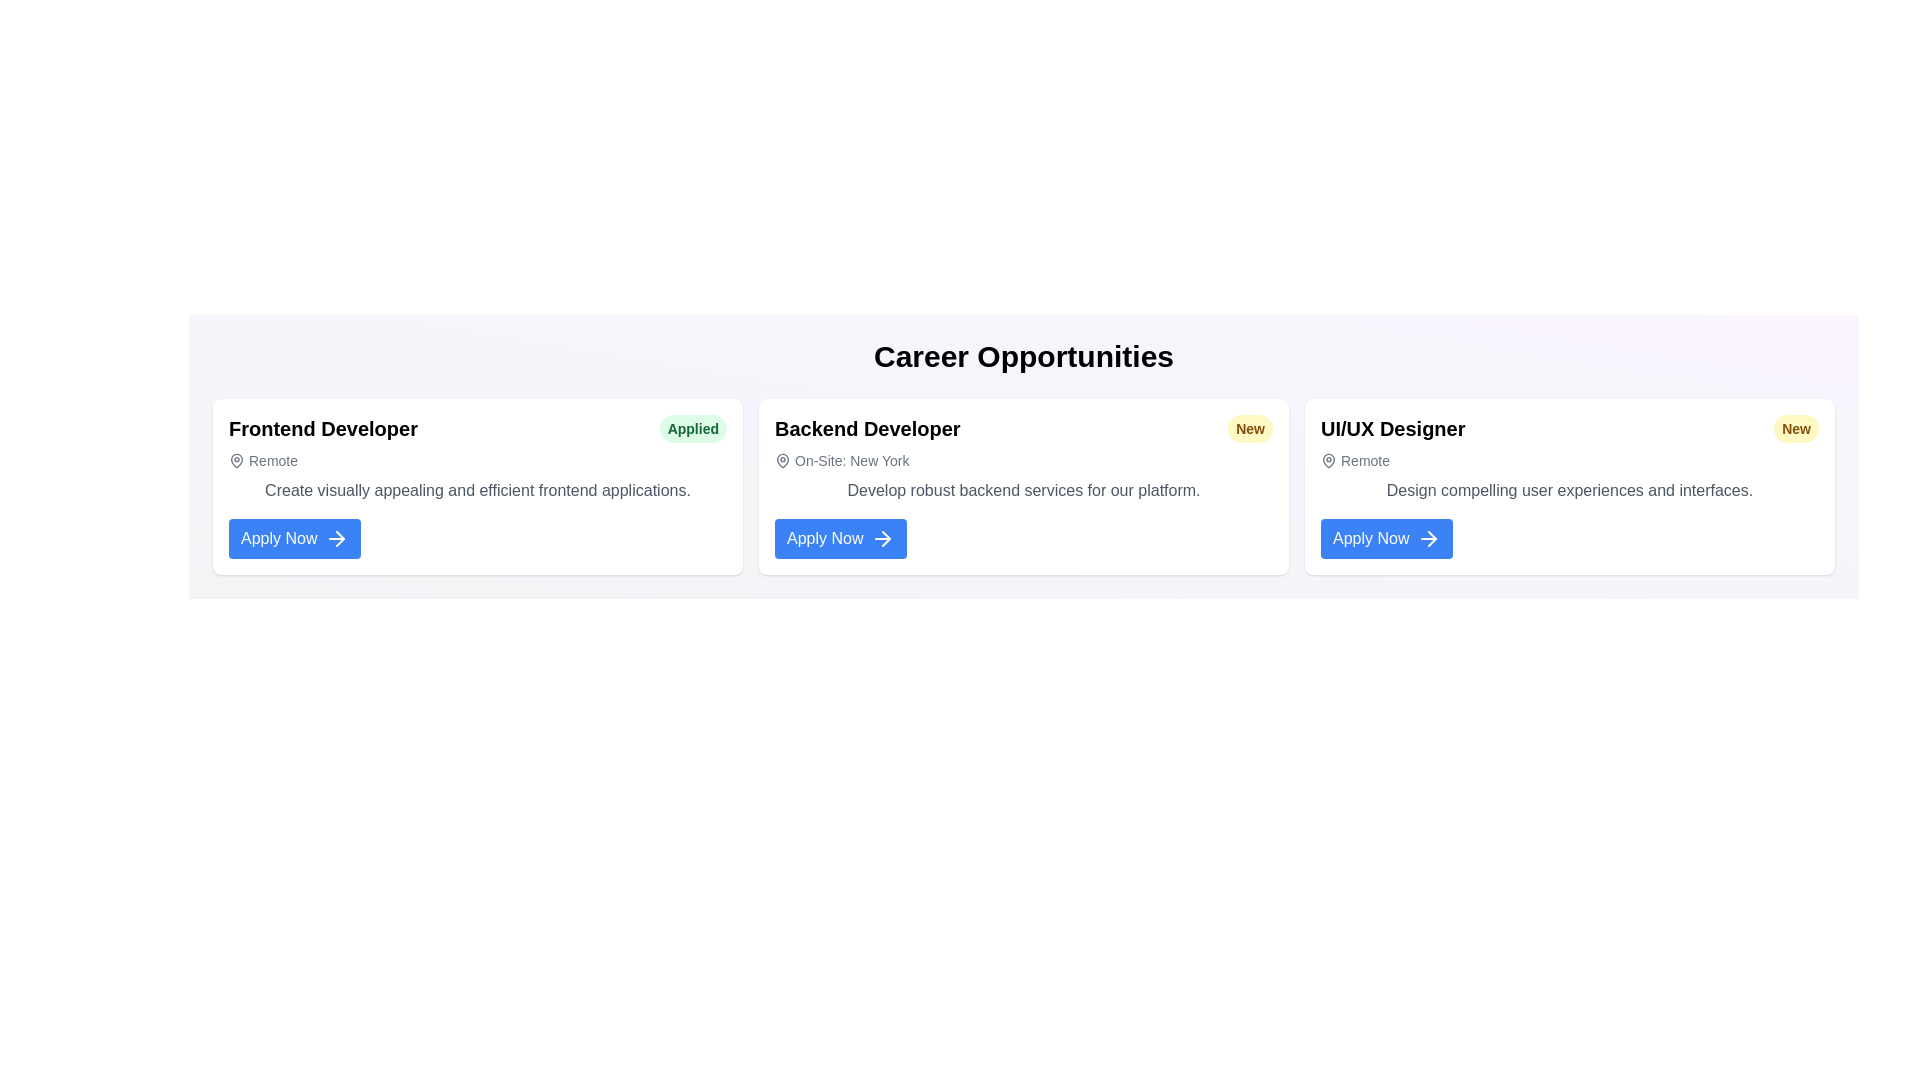  I want to click on the button for the 'Frontend Developer' position to change its background color, located at the bottom of the job listing card under the description 'Create visually appealing and efficient frontend applications.', so click(294, 538).